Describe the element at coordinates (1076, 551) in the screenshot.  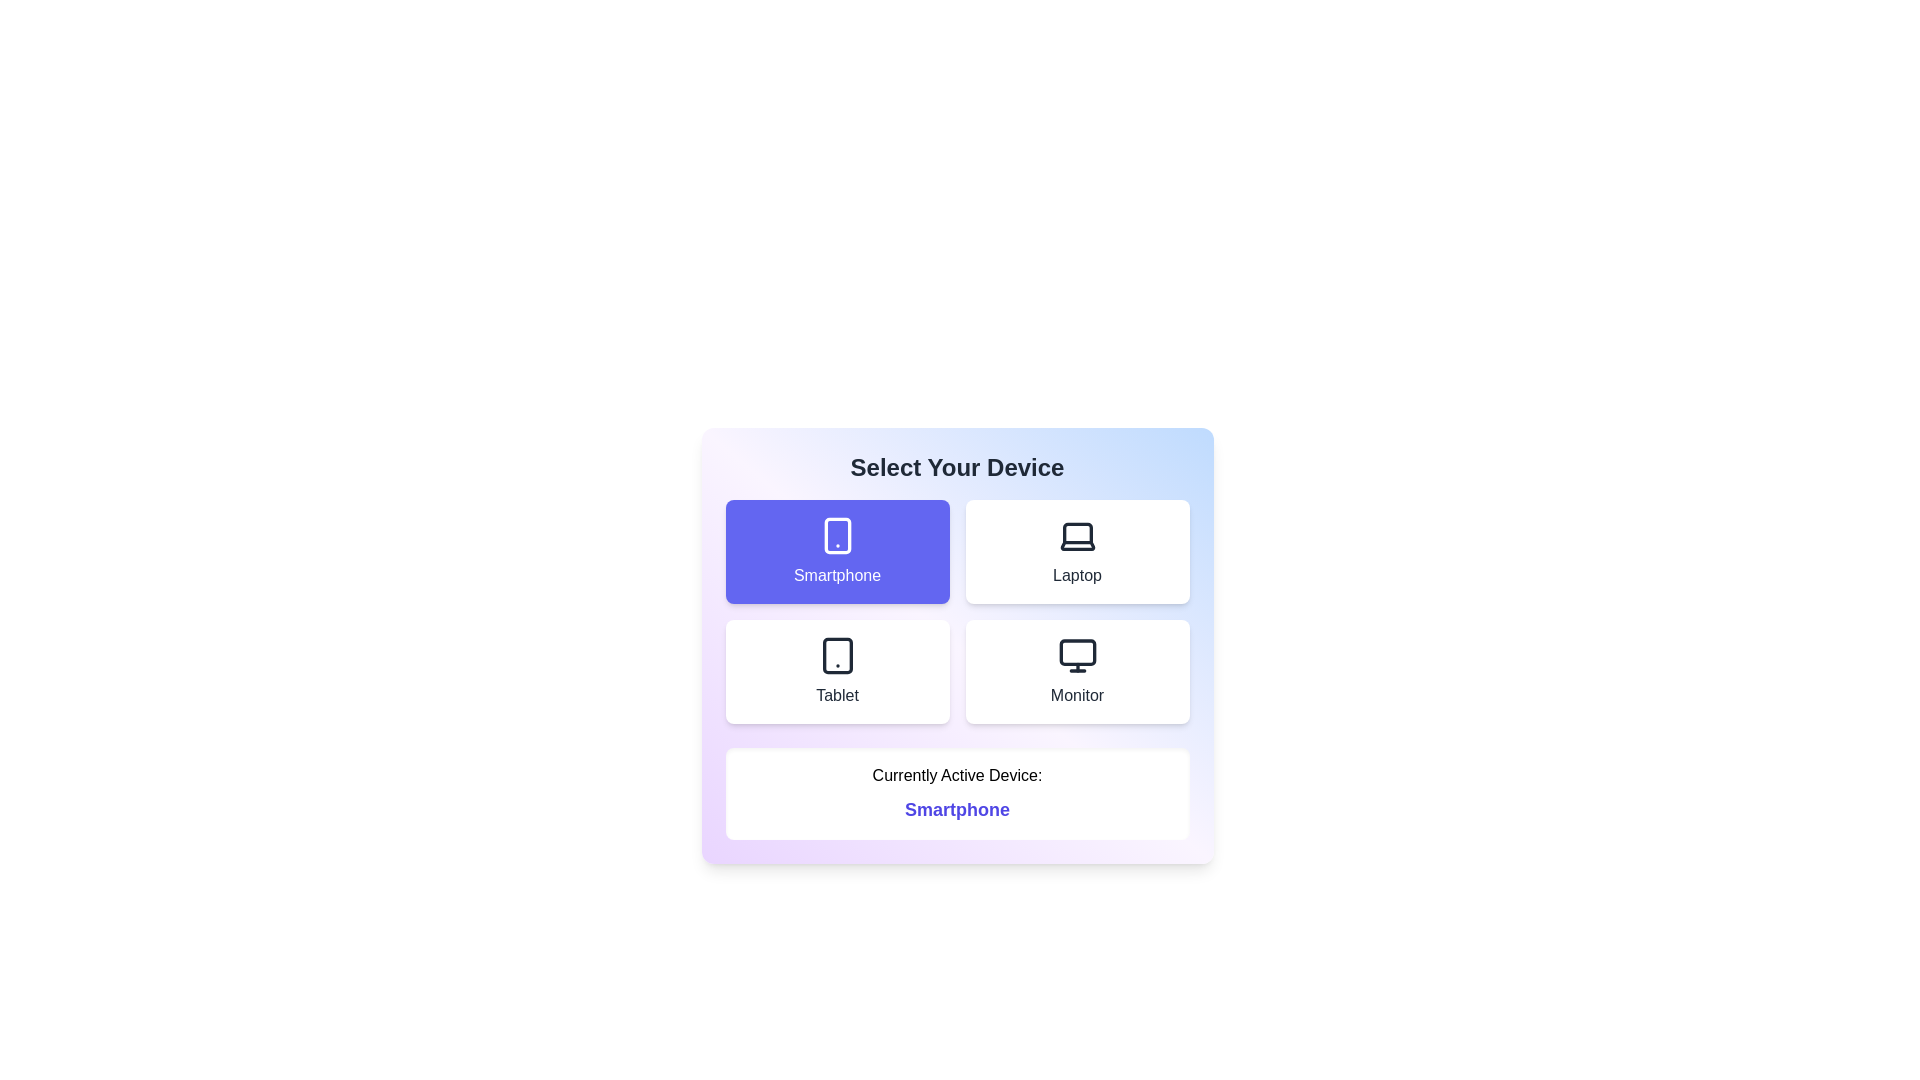
I see `the device option labeled Laptop to observe its hover effect` at that location.